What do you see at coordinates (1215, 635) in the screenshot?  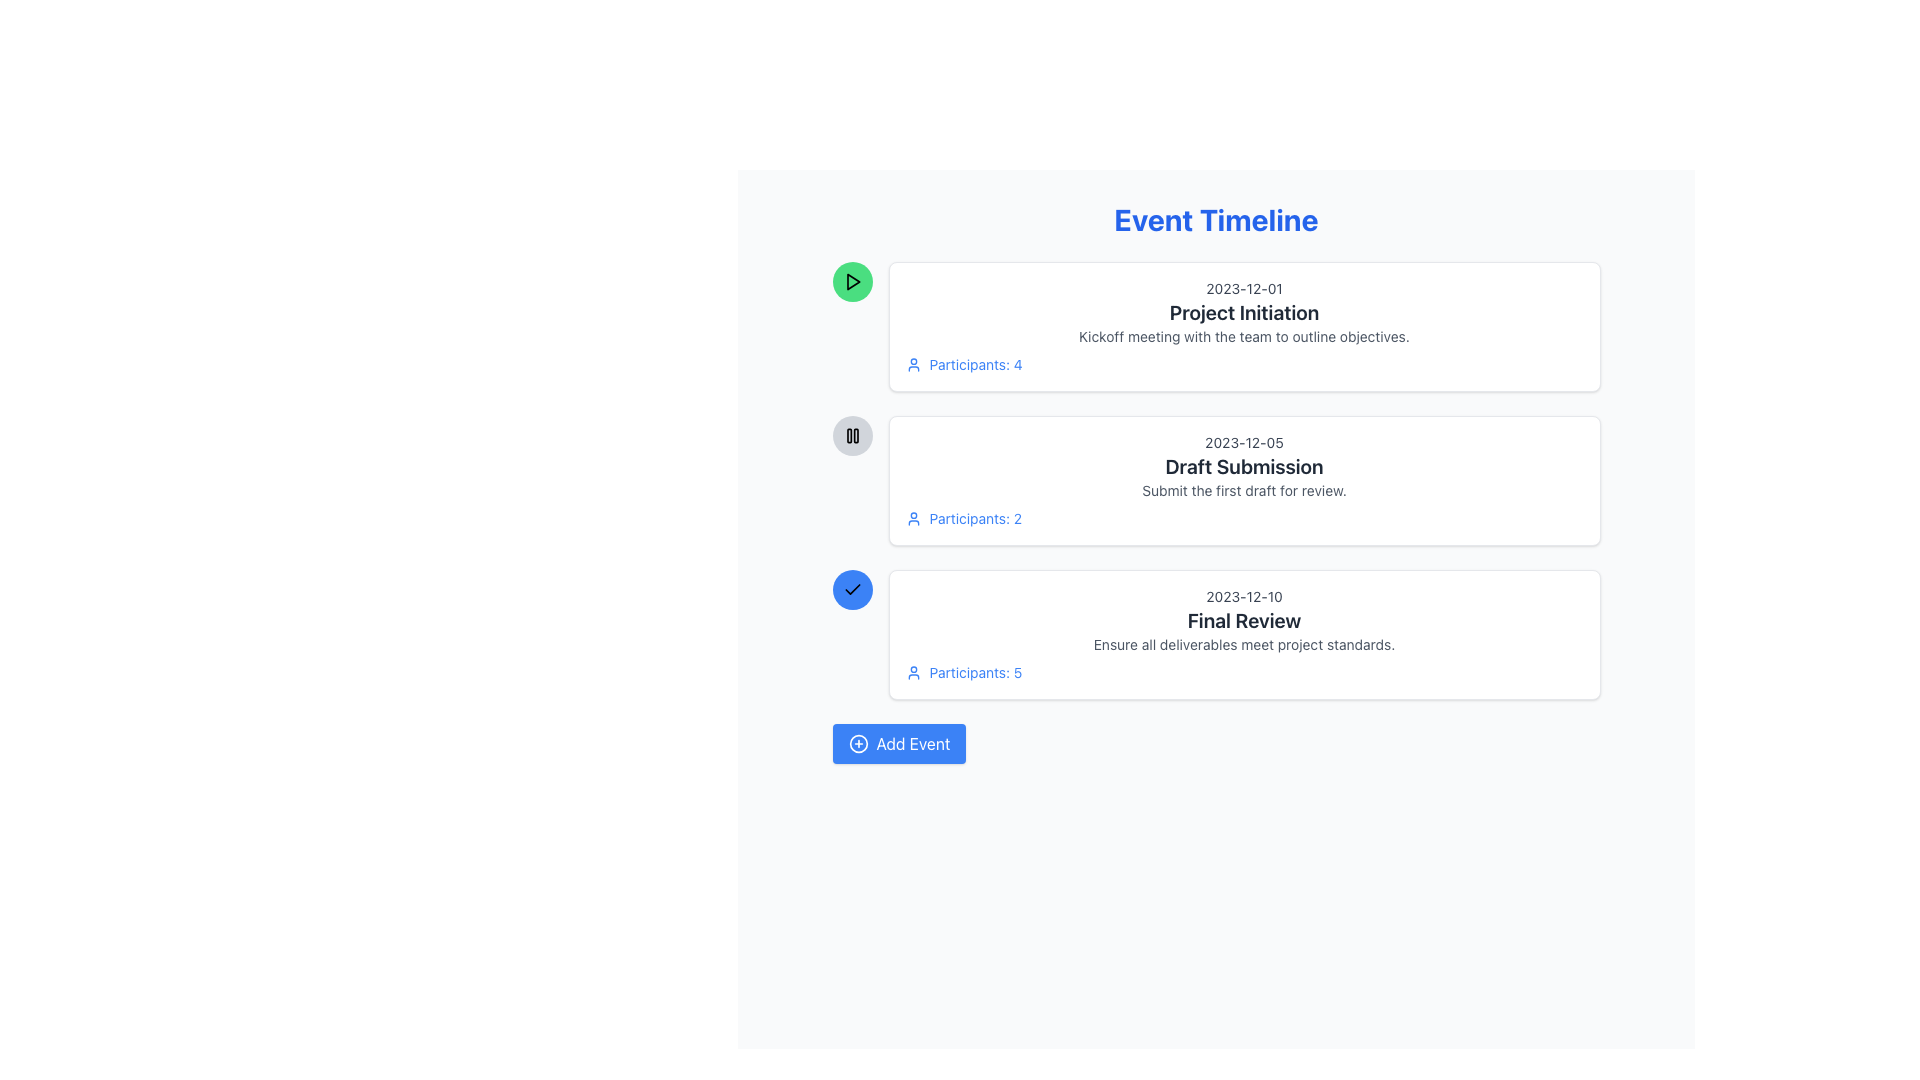 I see `the Event display card titled 'Final Review', which is the third item` at bounding box center [1215, 635].